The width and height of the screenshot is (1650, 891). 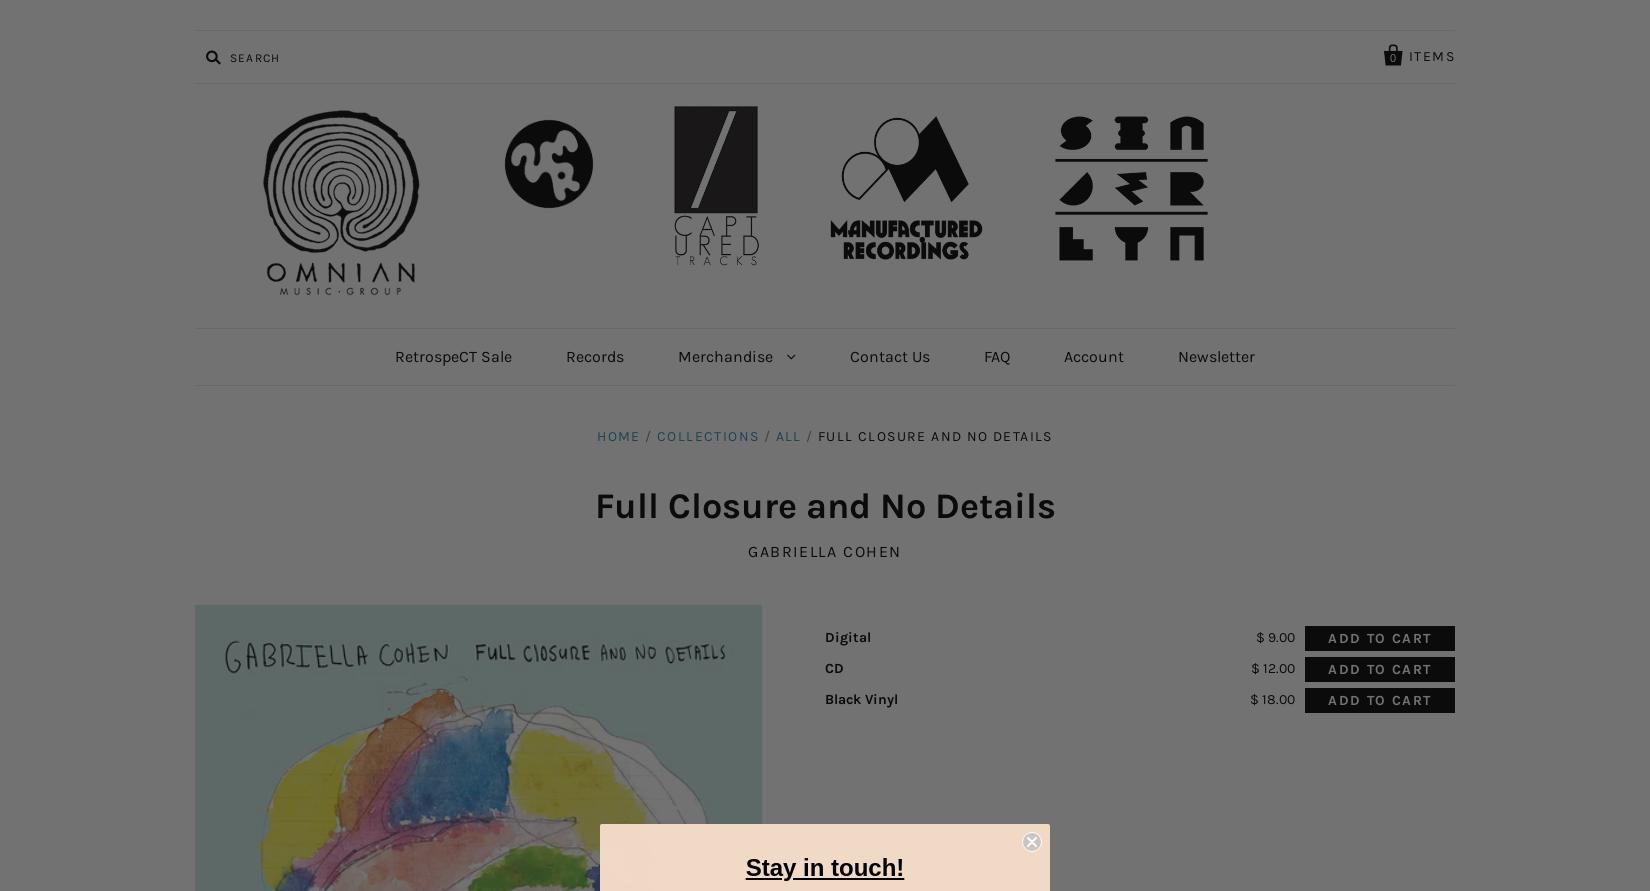 What do you see at coordinates (847, 636) in the screenshot?
I see `'Digital'` at bounding box center [847, 636].